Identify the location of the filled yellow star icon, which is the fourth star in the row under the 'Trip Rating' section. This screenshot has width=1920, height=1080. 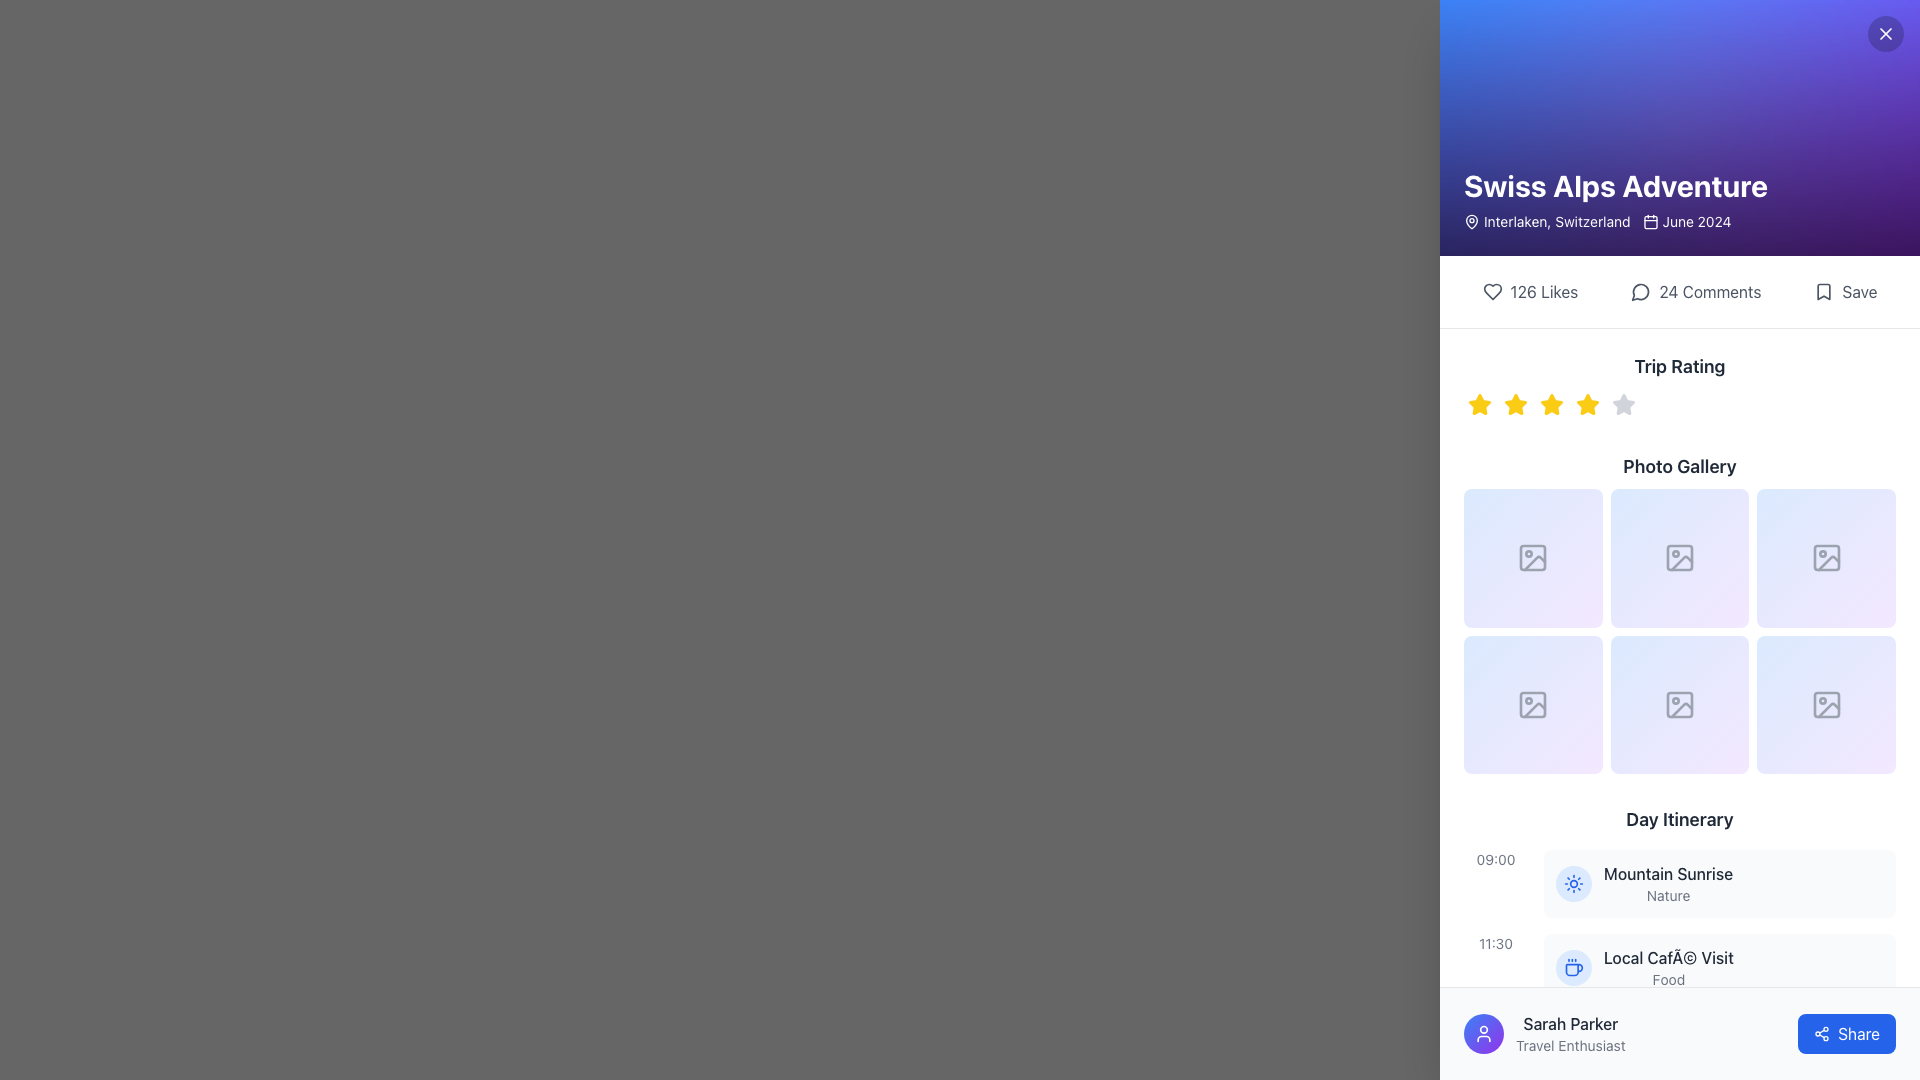
(1587, 405).